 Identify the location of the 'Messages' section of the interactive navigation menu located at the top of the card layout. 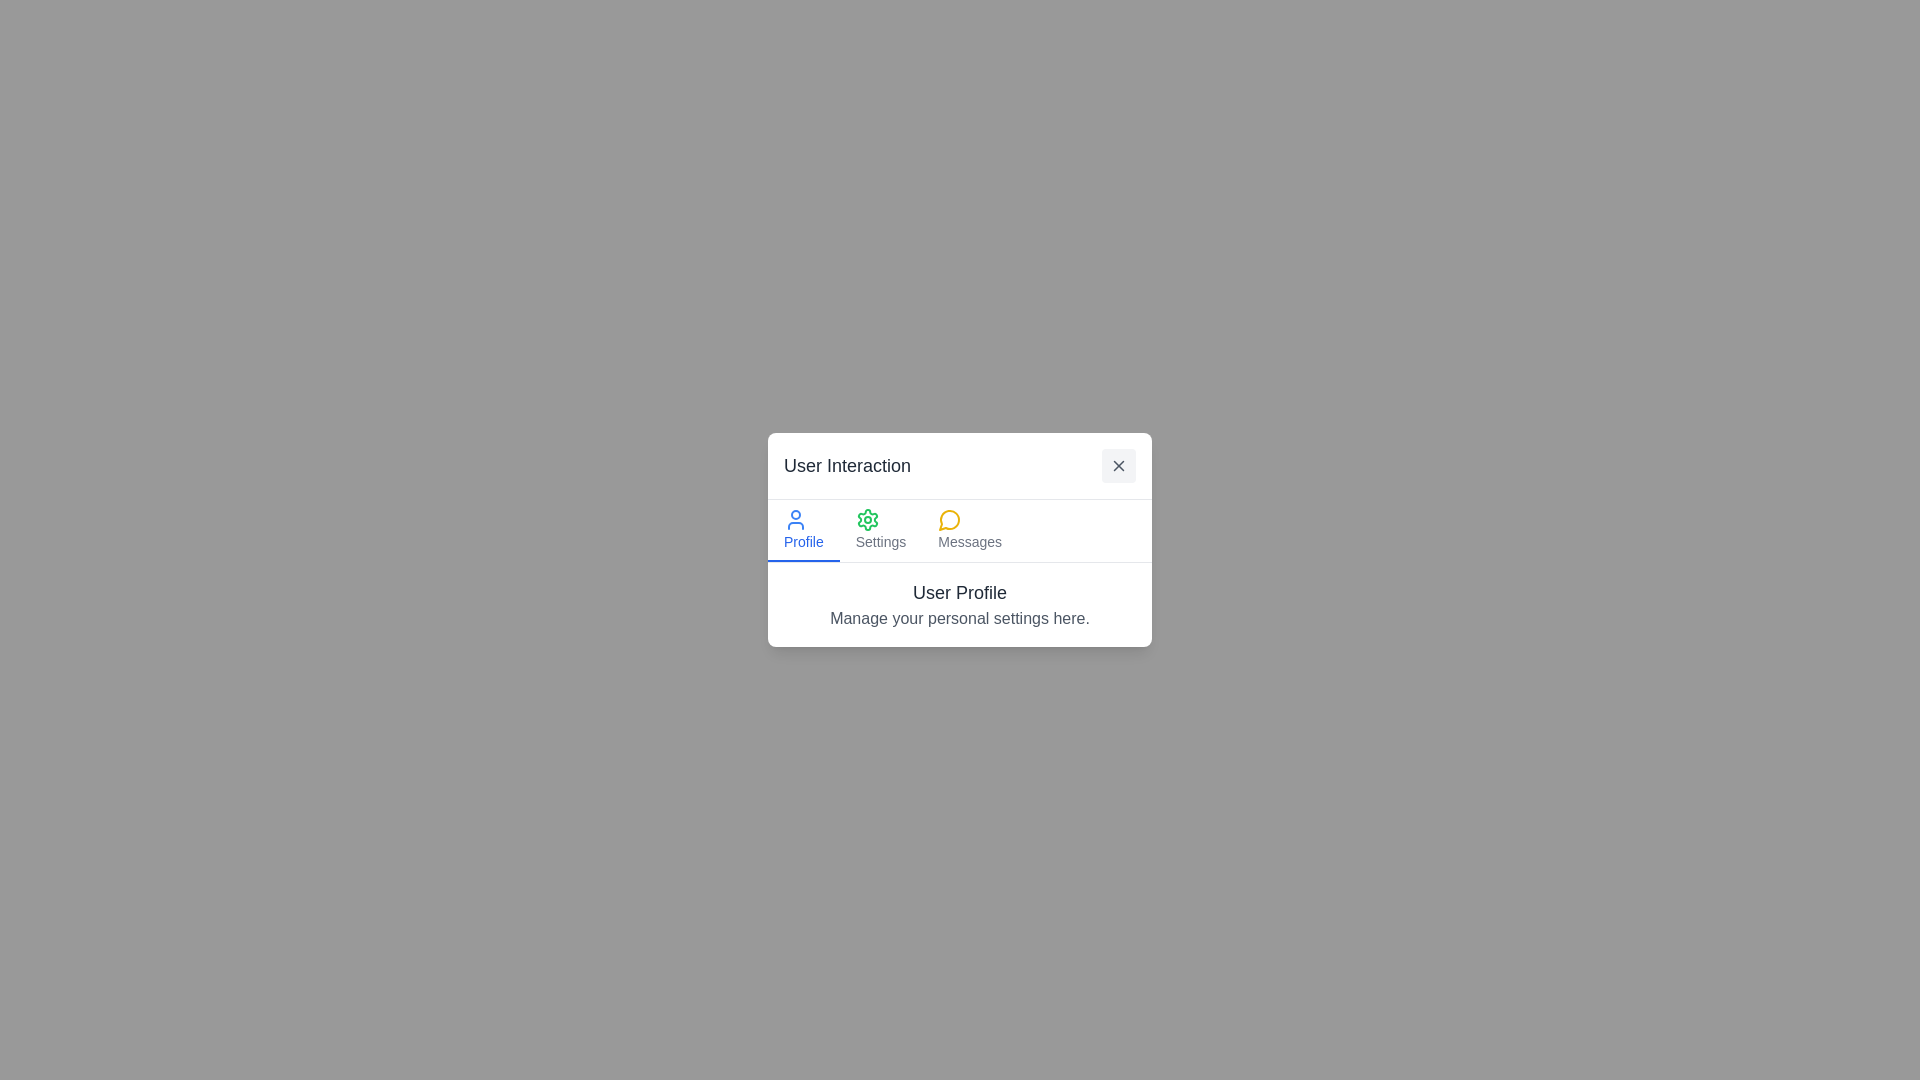
(960, 530).